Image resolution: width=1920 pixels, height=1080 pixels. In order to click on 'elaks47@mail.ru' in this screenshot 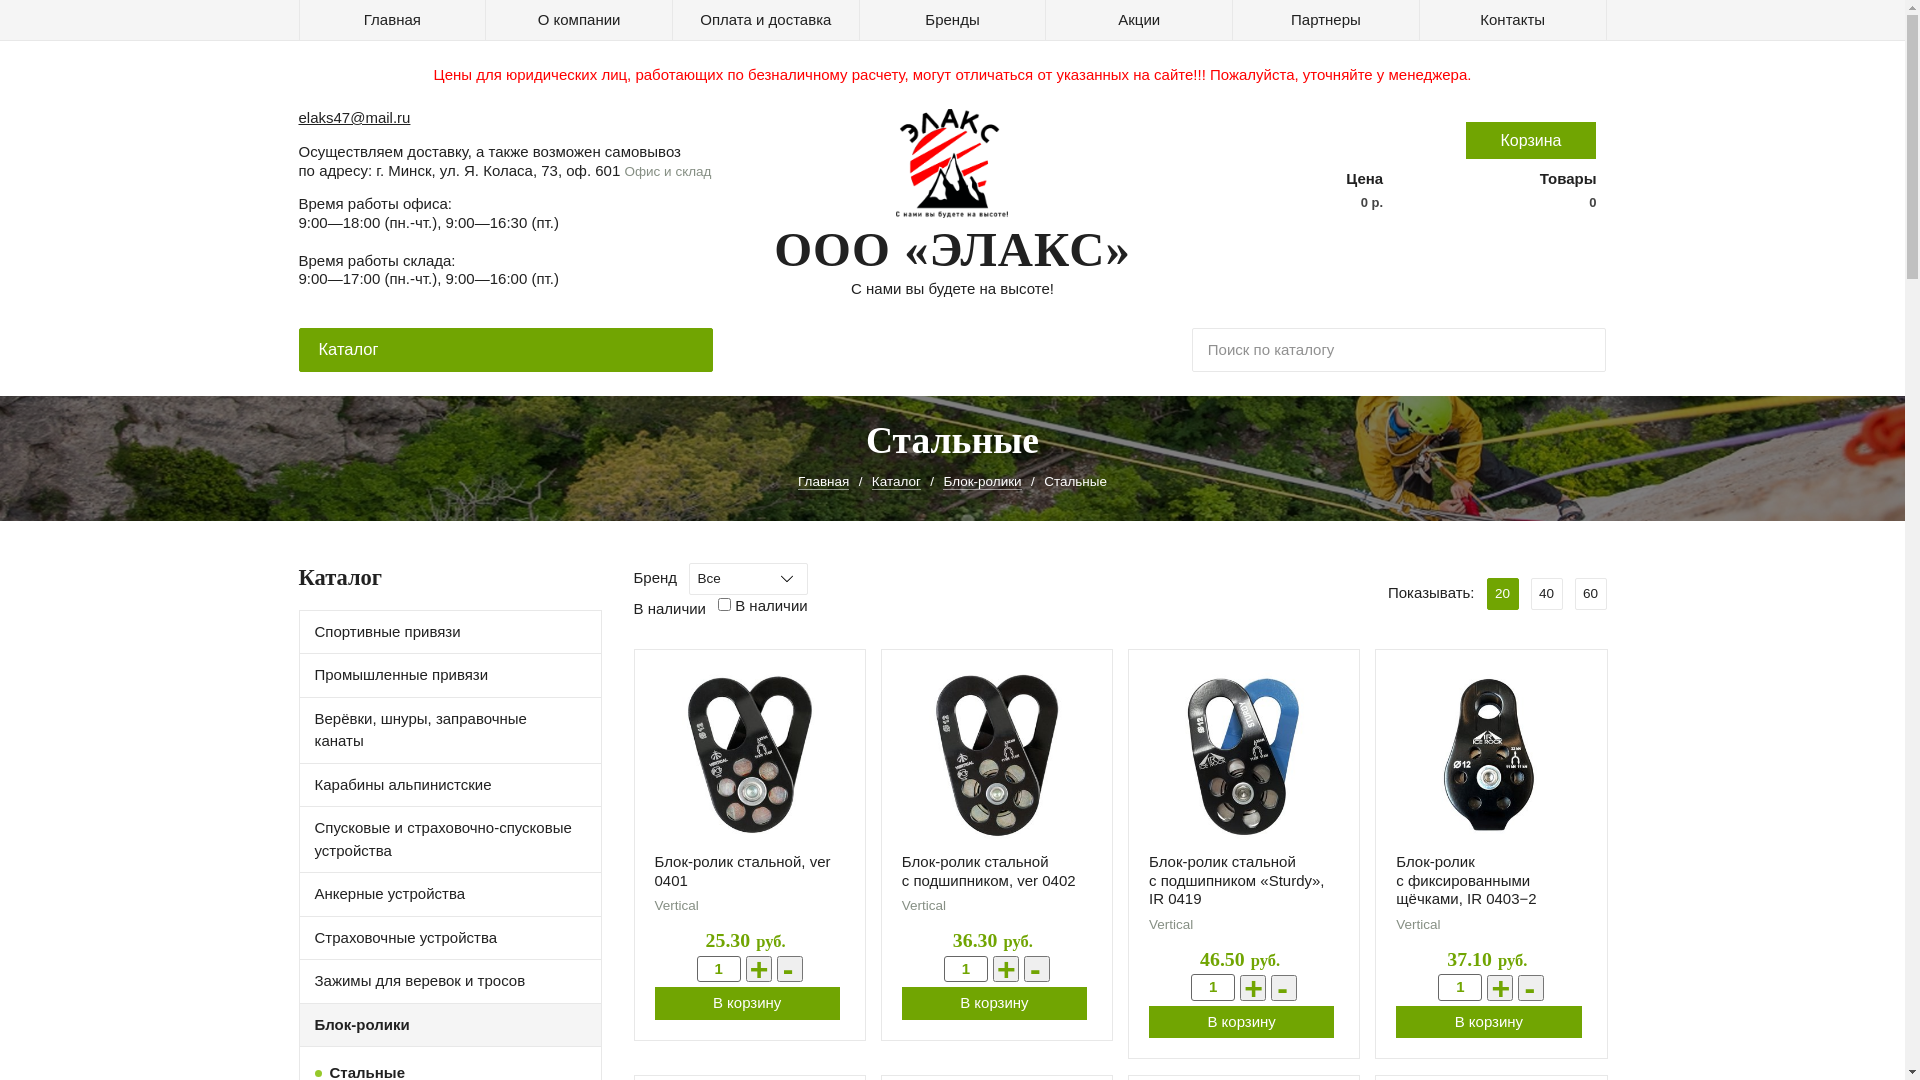, I will do `click(354, 117)`.